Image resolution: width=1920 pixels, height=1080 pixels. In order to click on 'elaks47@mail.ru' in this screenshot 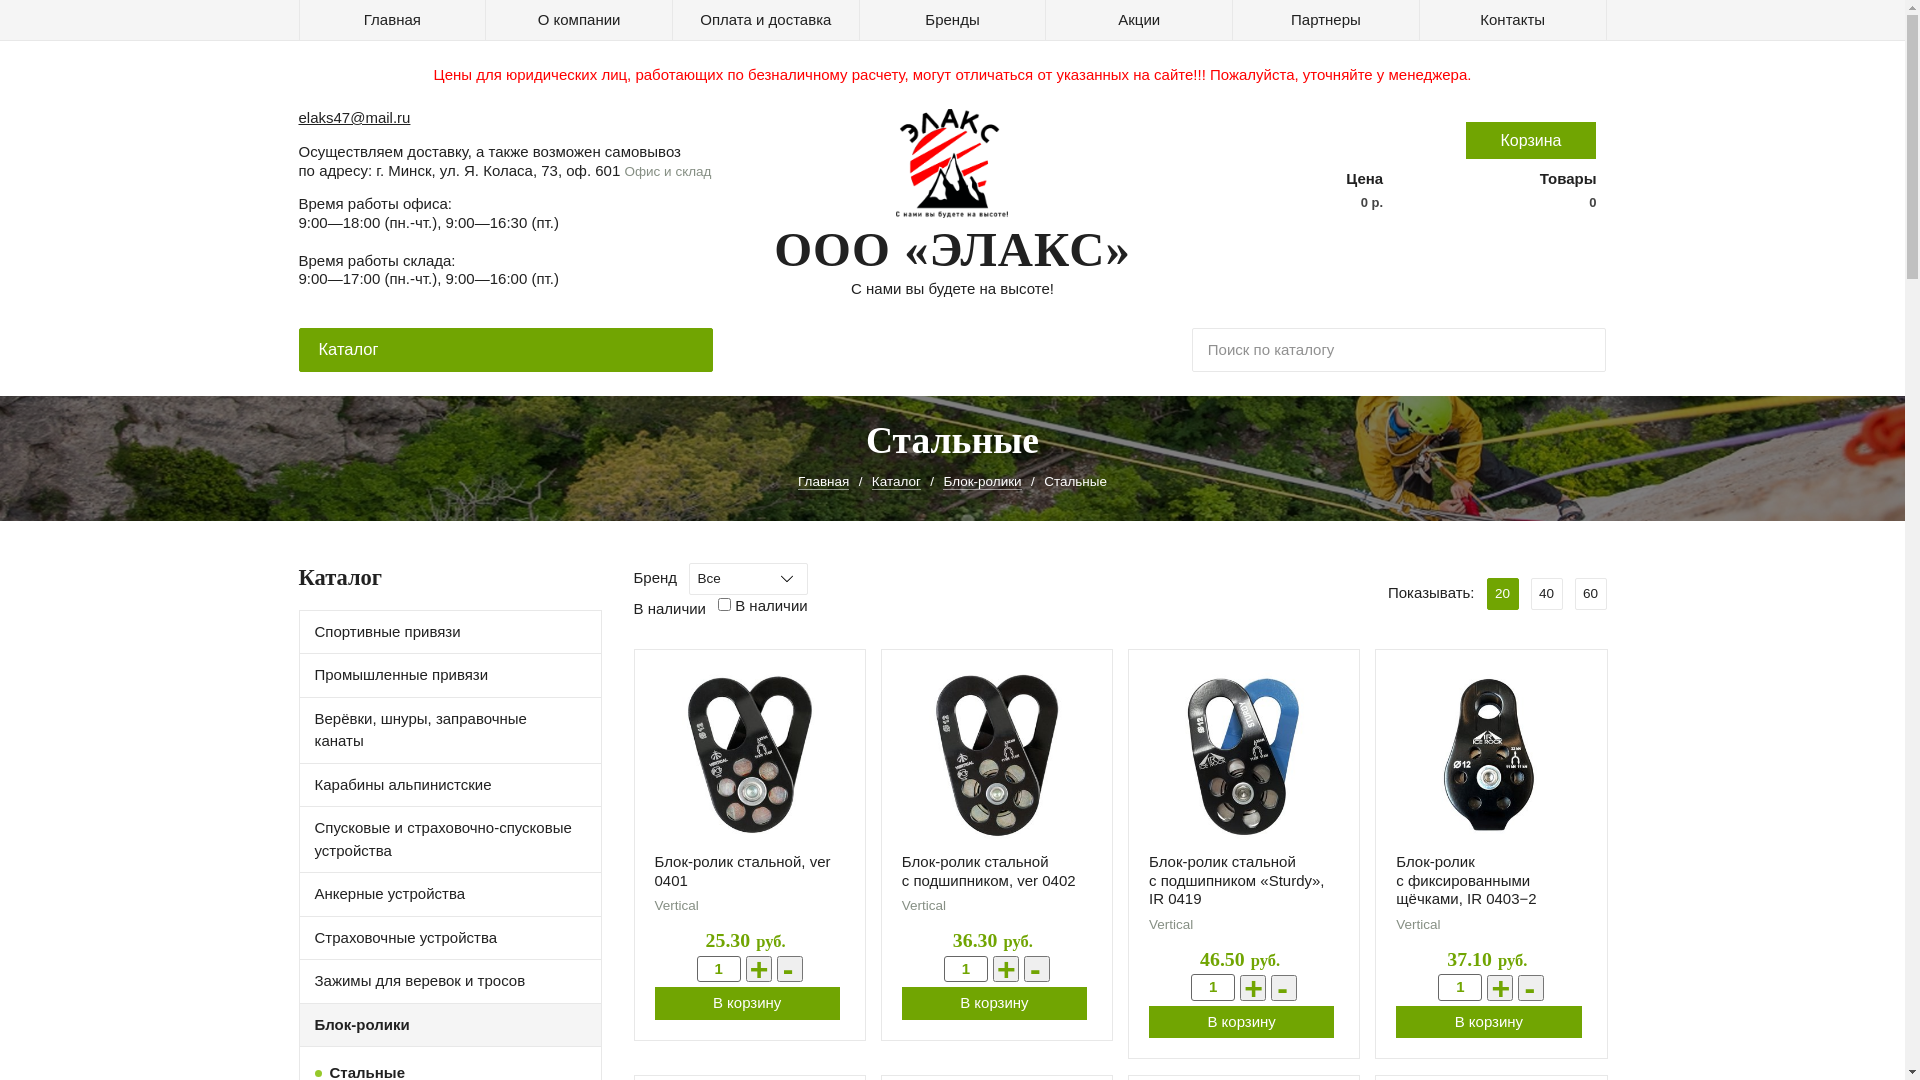, I will do `click(354, 117)`.